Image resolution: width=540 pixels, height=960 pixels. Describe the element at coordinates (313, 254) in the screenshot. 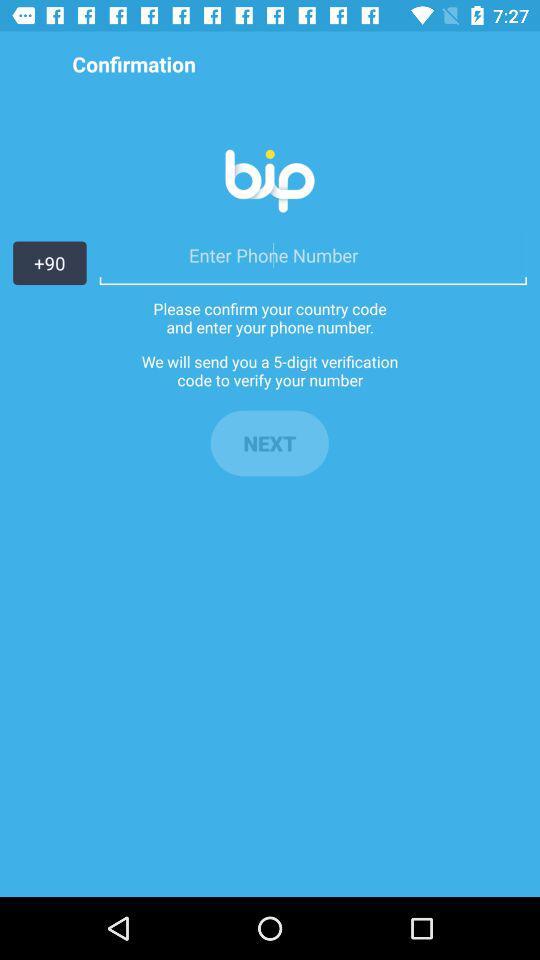

I see `here we have to enter the mobile number for confirmation` at that location.